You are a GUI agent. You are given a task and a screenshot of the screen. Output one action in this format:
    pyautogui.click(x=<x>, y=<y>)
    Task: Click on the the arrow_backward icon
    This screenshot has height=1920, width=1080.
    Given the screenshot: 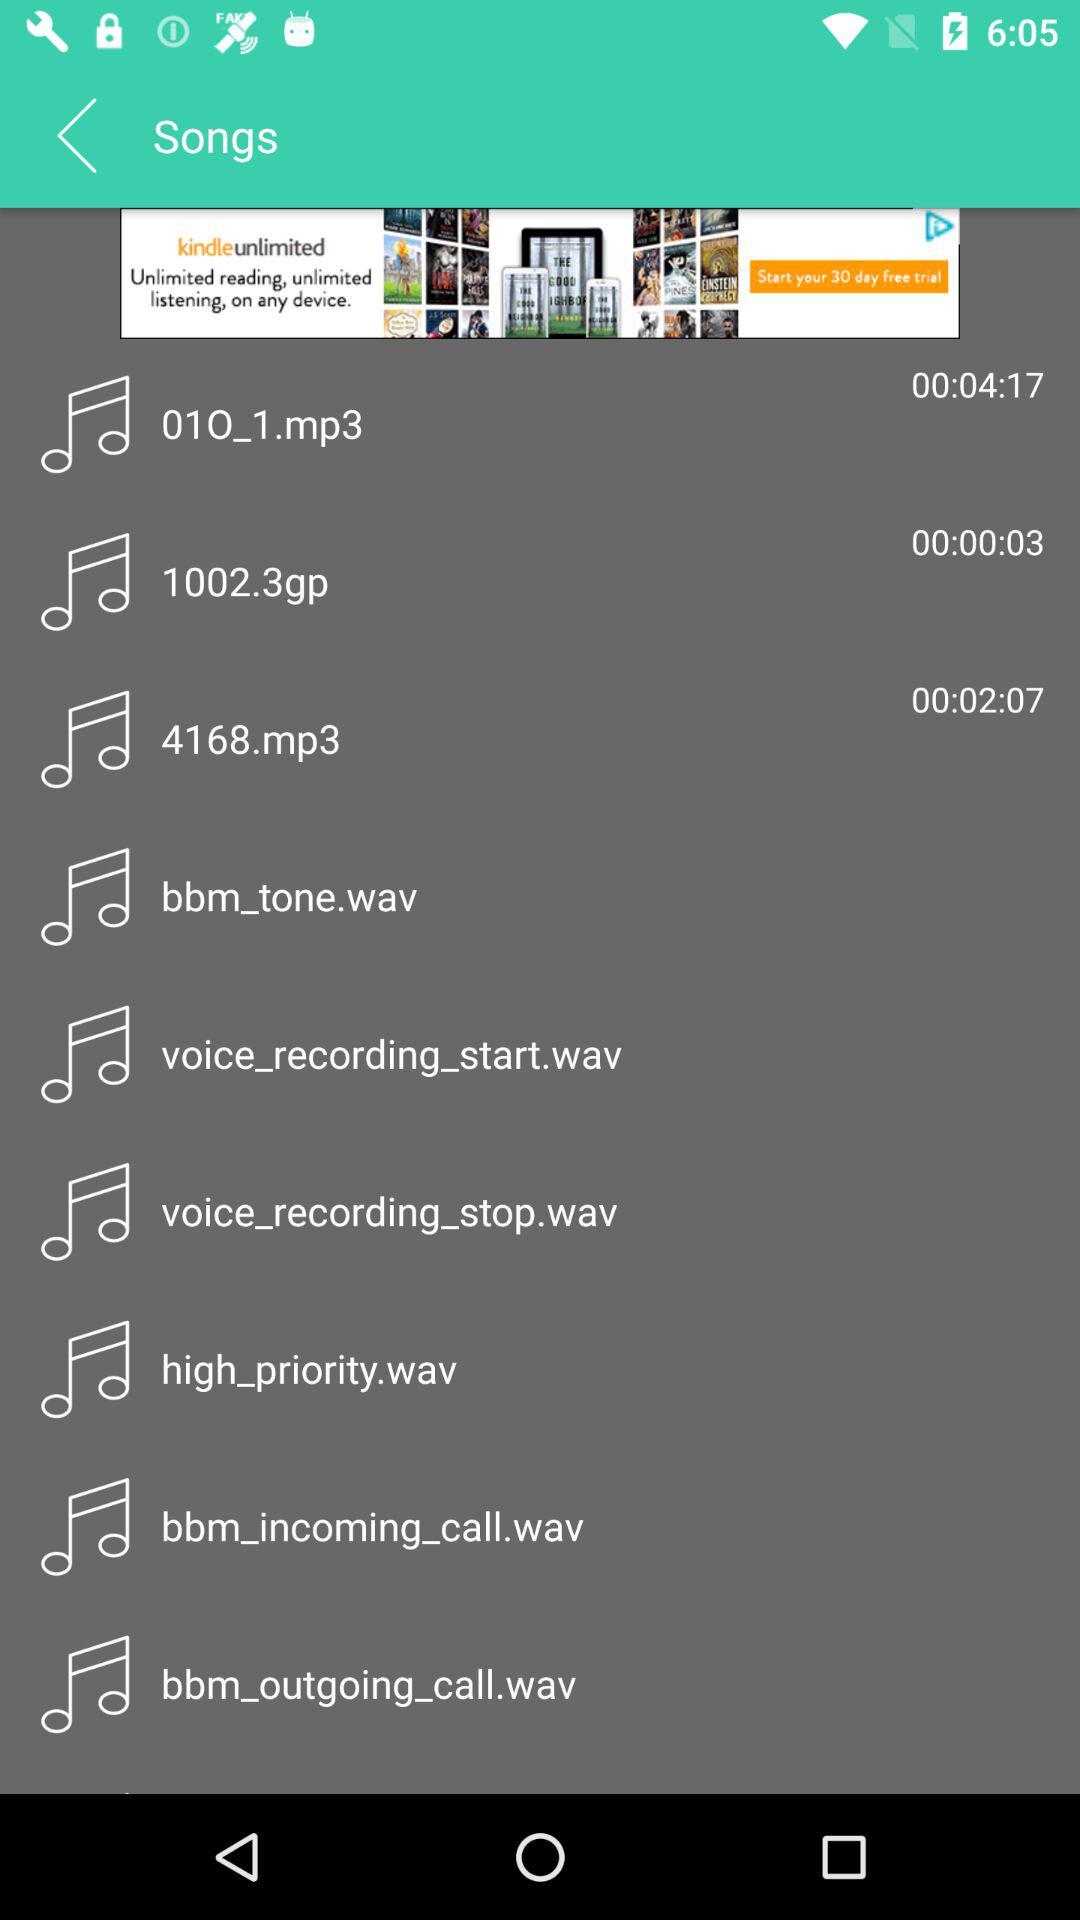 What is the action you would take?
    pyautogui.click(x=75, y=133)
    